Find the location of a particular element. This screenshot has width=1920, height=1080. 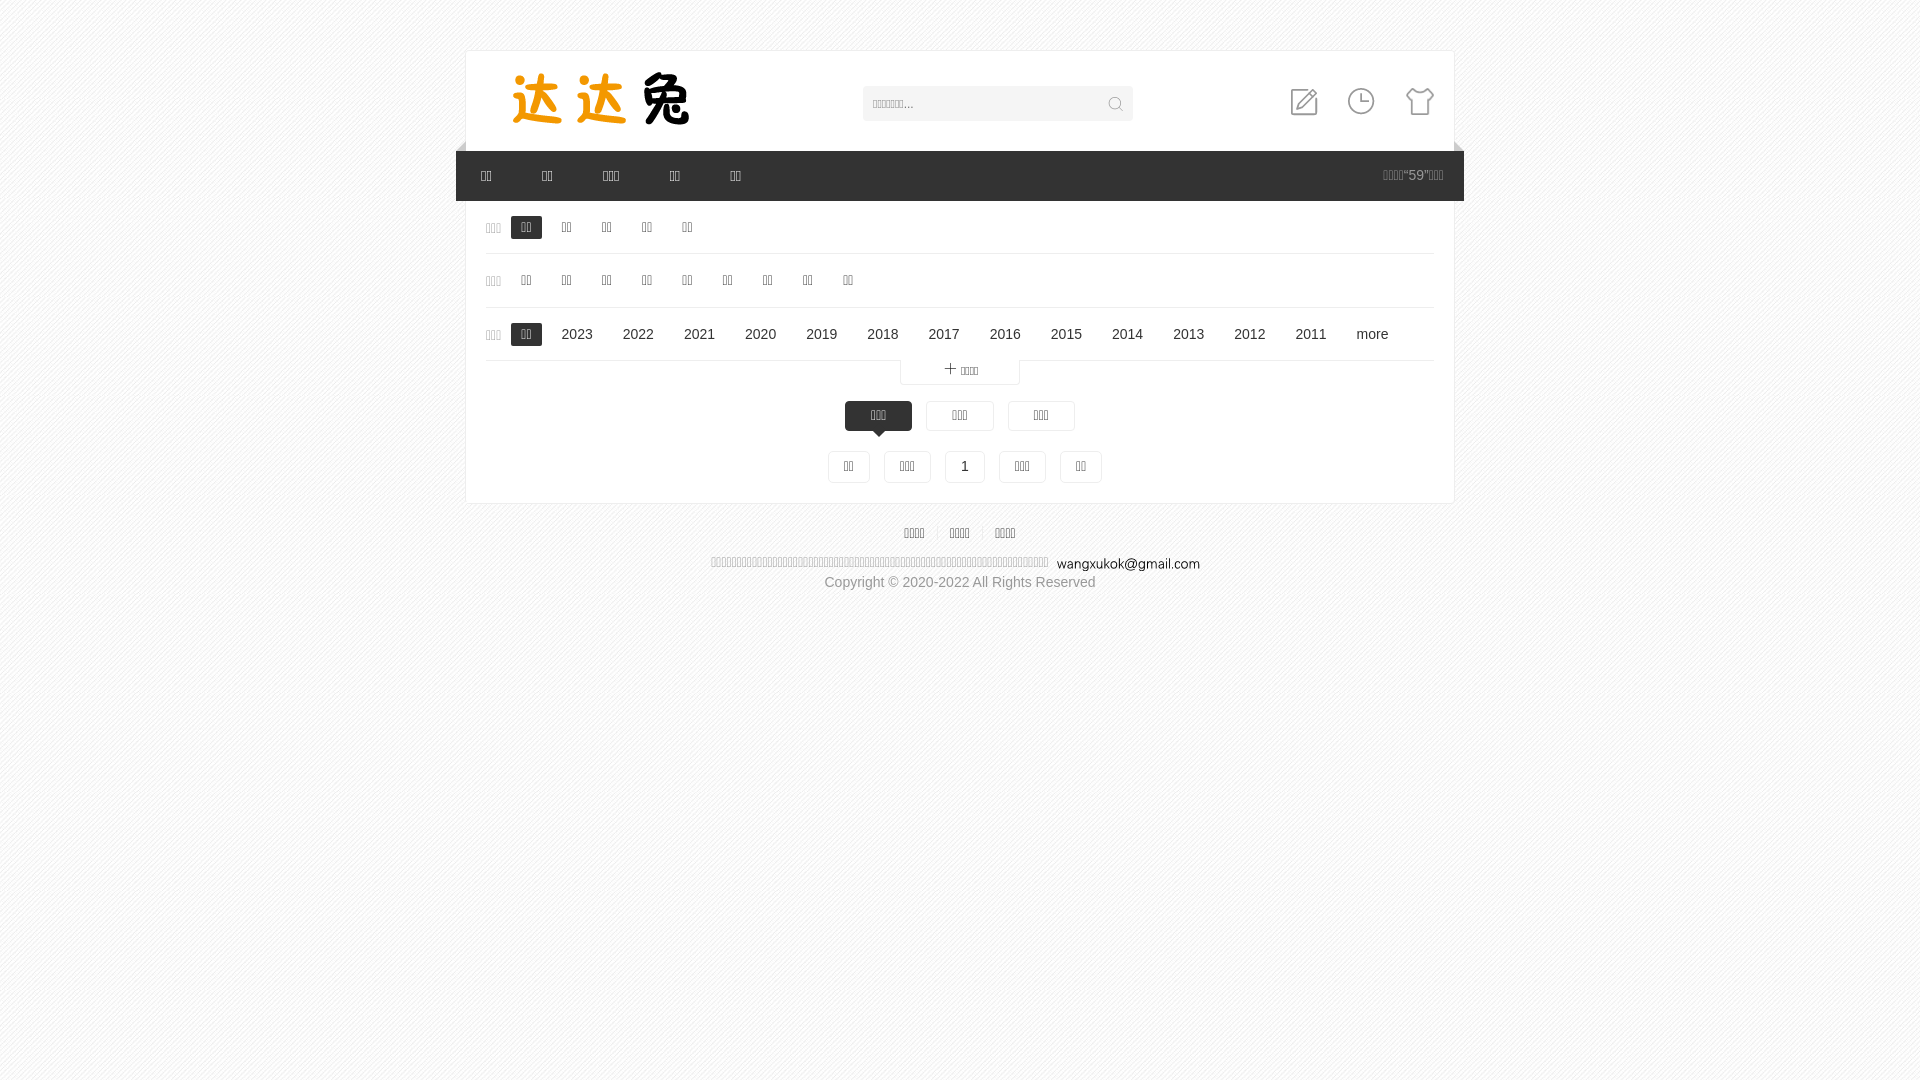

'2016' is located at coordinates (979, 334).